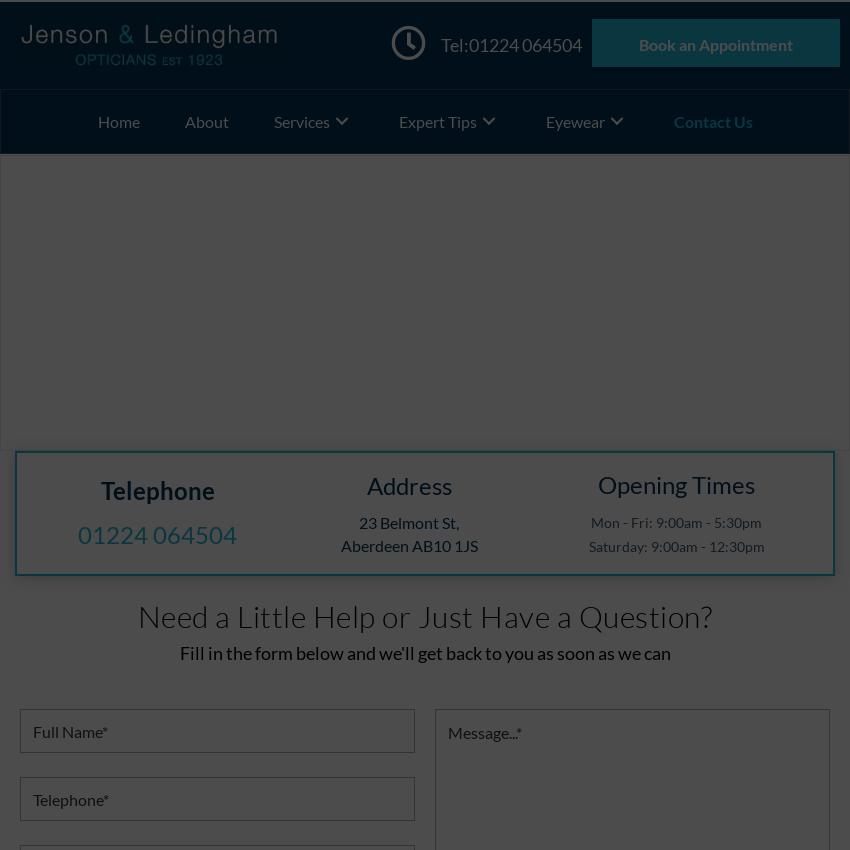 The height and width of the screenshot is (850, 850). What do you see at coordinates (424, 615) in the screenshot?
I see `'Need a Little Help or Just Have a Question?'` at bounding box center [424, 615].